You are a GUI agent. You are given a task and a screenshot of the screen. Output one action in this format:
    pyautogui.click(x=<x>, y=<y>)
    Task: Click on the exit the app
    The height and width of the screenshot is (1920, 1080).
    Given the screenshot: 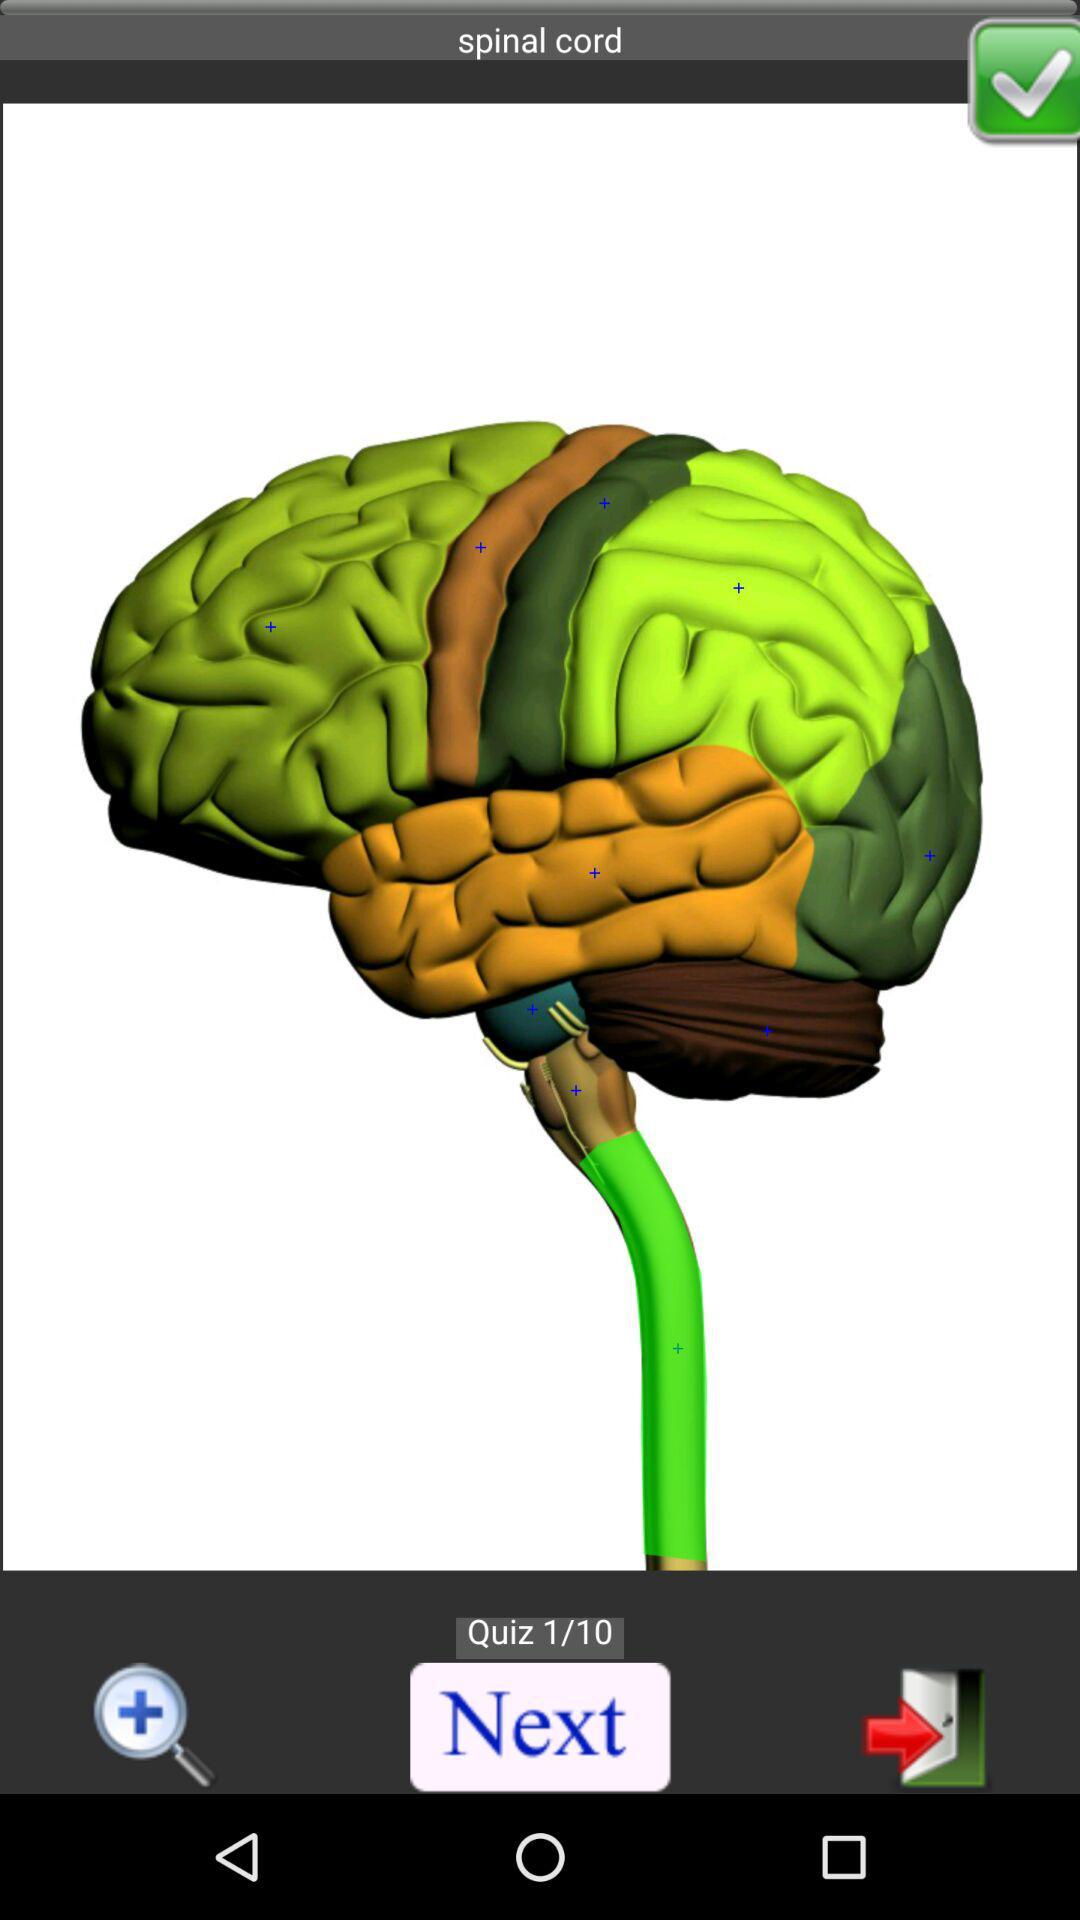 What is the action you would take?
    pyautogui.click(x=926, y=1725)
    